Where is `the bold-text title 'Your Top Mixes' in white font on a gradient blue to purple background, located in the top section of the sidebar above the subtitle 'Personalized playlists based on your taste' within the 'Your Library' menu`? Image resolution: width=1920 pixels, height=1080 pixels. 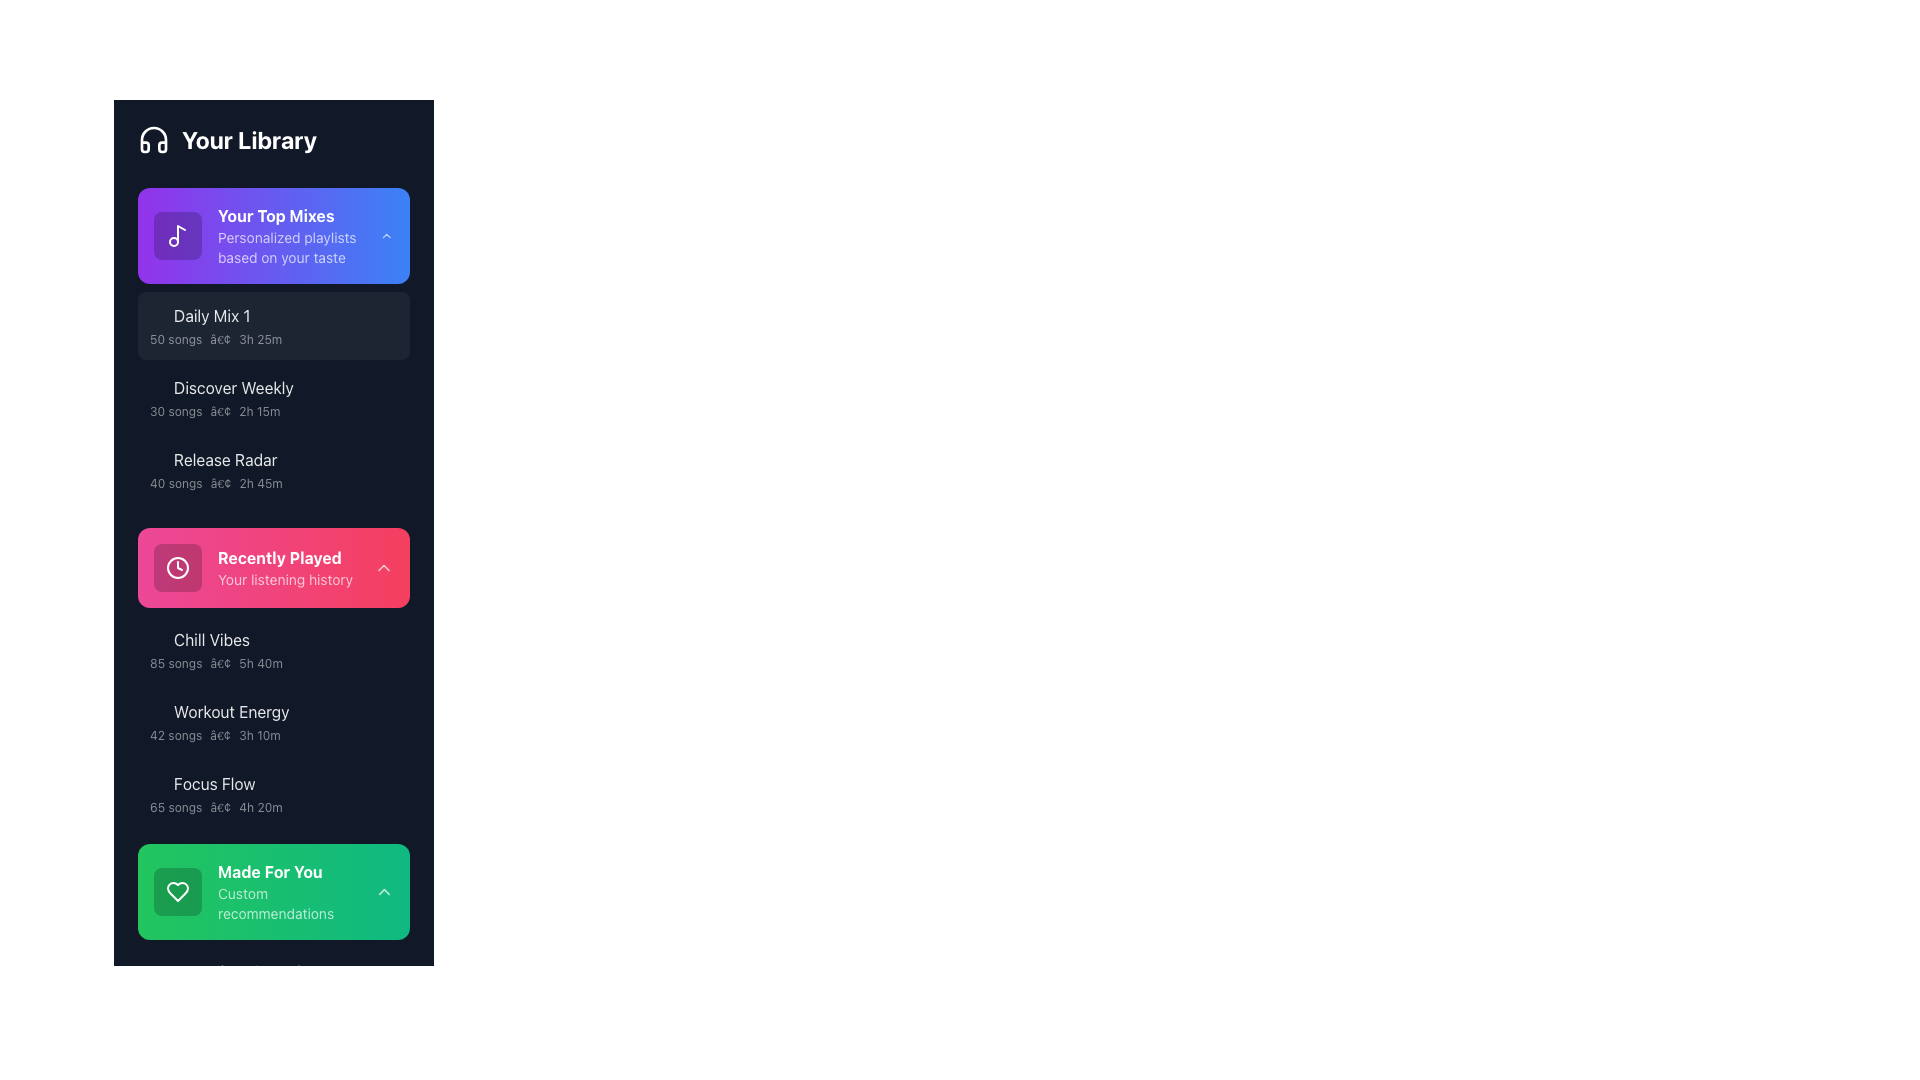
the bold-text title 'Your Top Mixes' in white font on a gradient blue to purple background, located in the top section of the sidebar above the subtitle 'Personalized playlists based on your taste' within the 'Your Library' menu is located at coordinates (298, 216).